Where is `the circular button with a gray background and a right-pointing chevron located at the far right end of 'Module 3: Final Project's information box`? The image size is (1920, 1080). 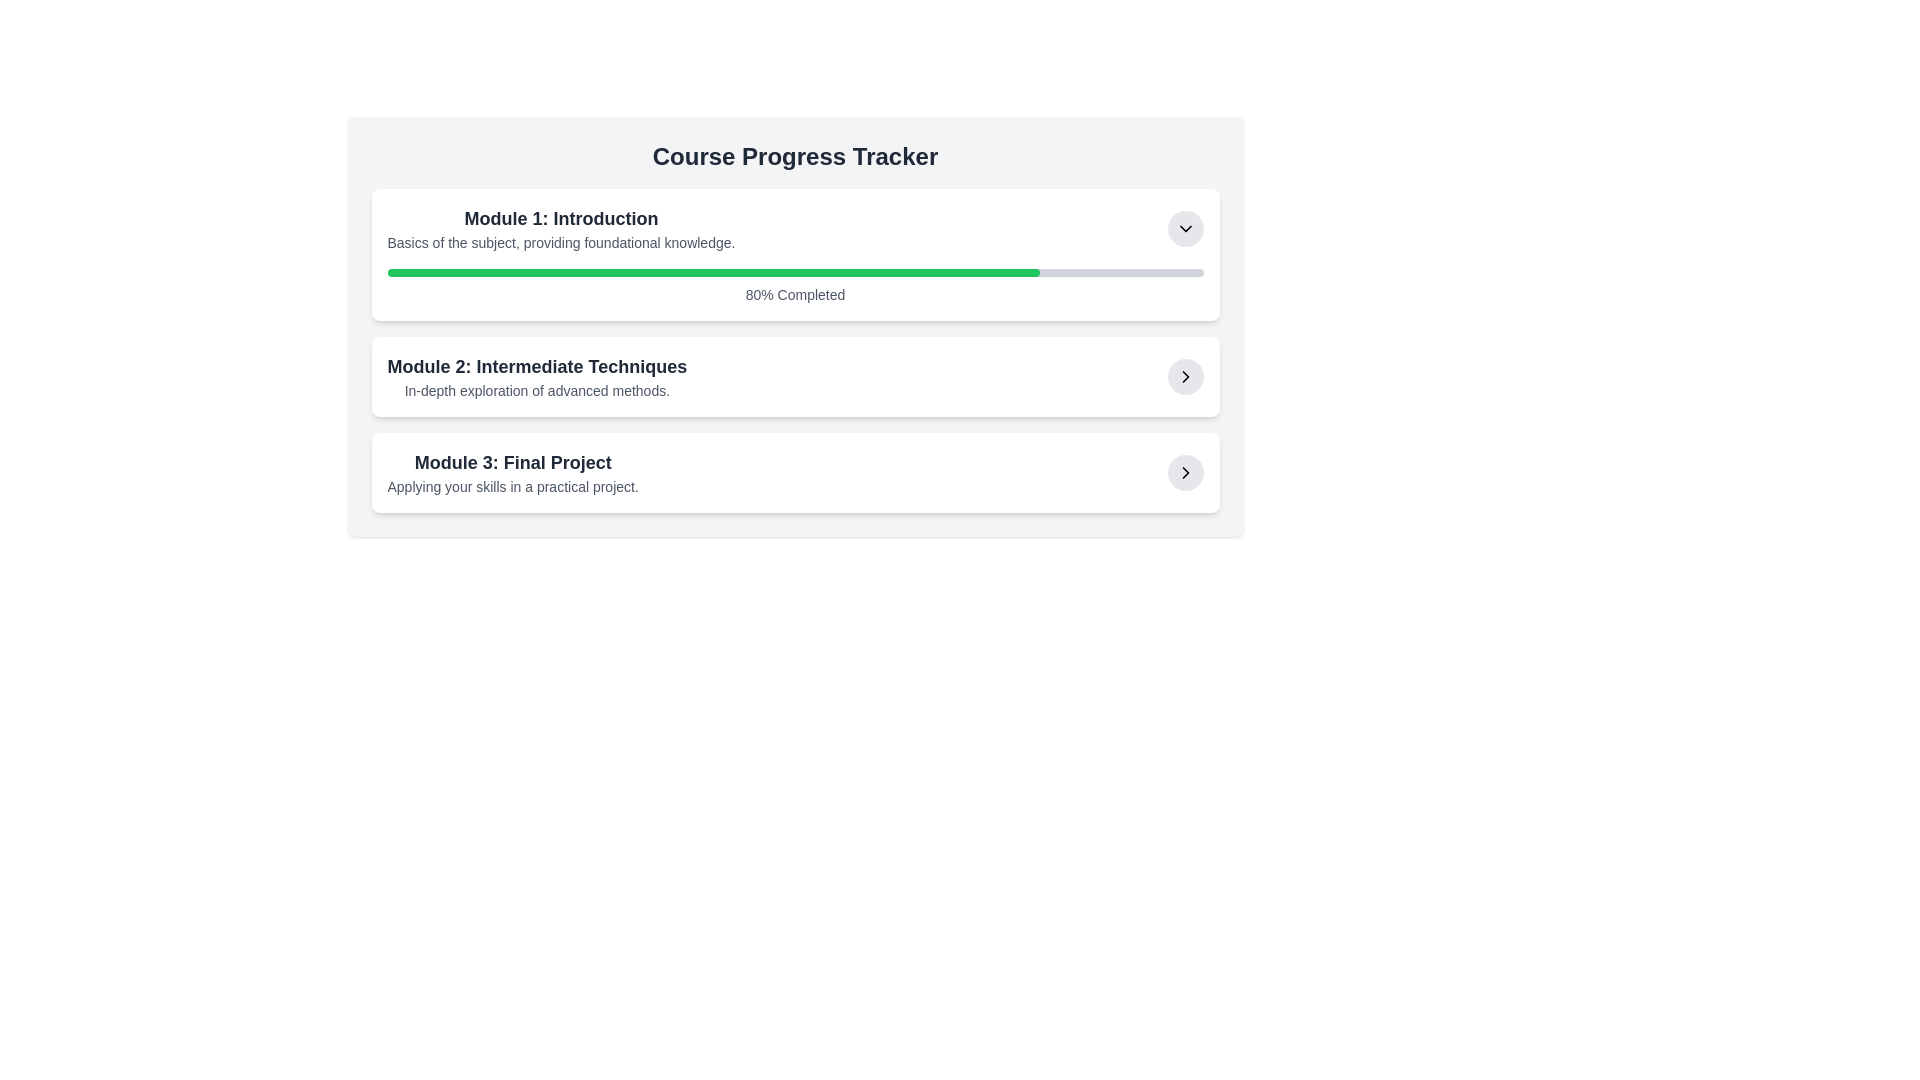 the circular button with a gray background and a right-pointing chevron located at the far right end of 'Module 3: Final Project's information box is located at coordinates (1185, 473).